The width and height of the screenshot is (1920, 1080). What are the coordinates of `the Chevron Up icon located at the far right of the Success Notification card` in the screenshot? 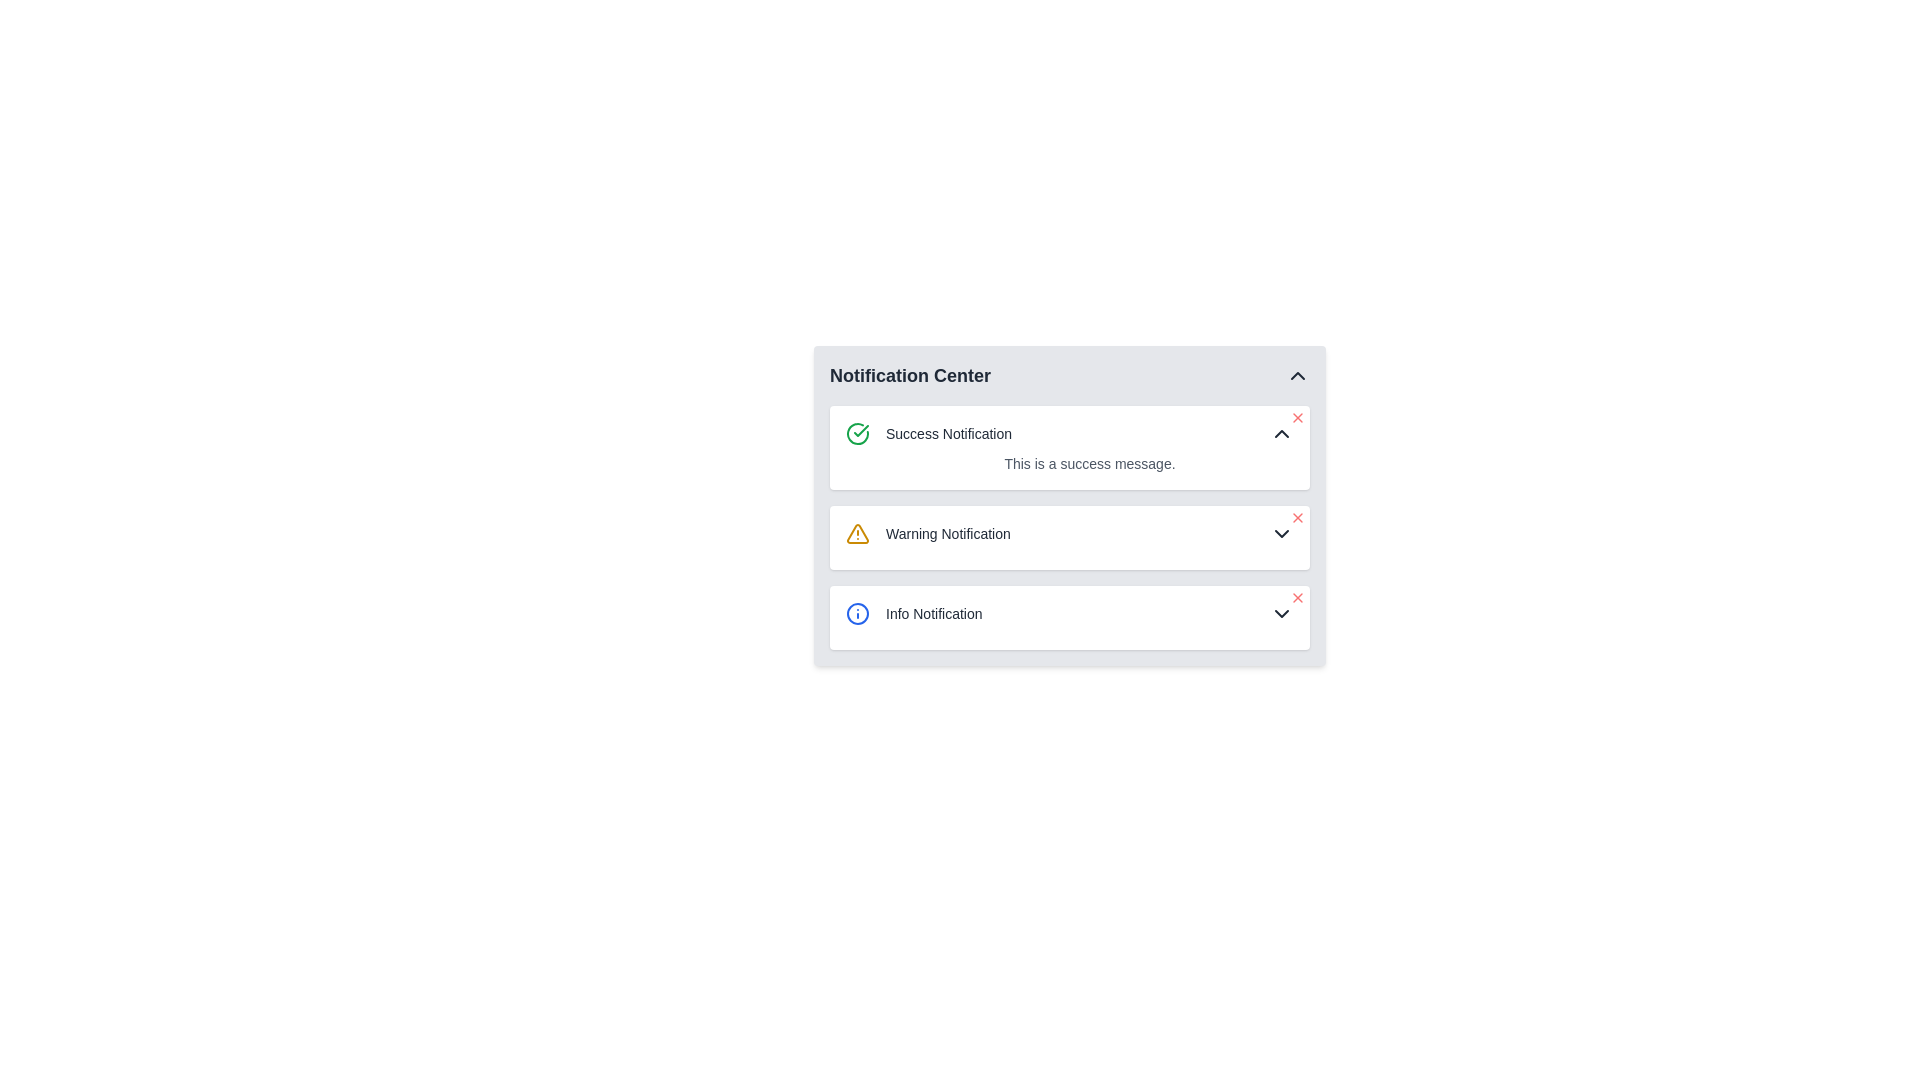 It's located at (1281, 433).